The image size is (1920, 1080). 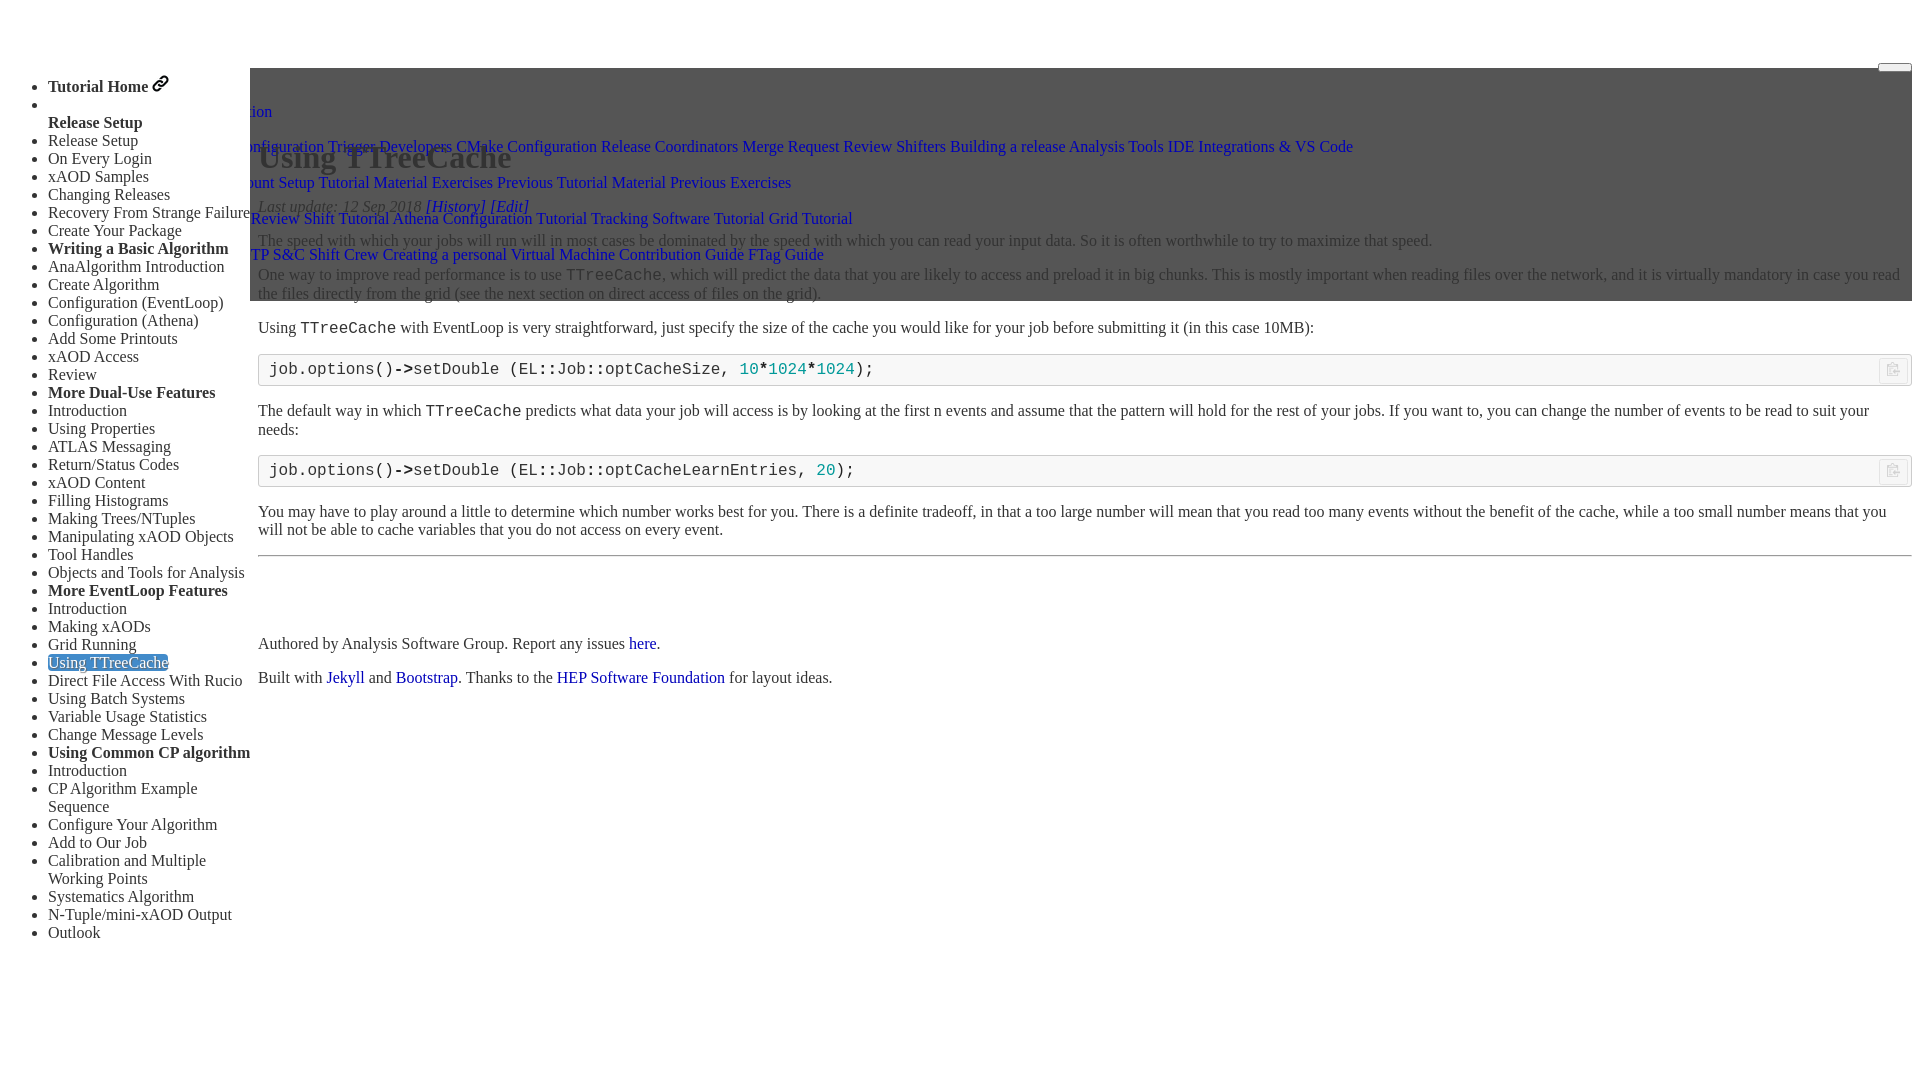 What do you see at coordinates (641, 676) in the screenshot?
I see `'HEP Software Foundation'` at bounding box center [641, 676].